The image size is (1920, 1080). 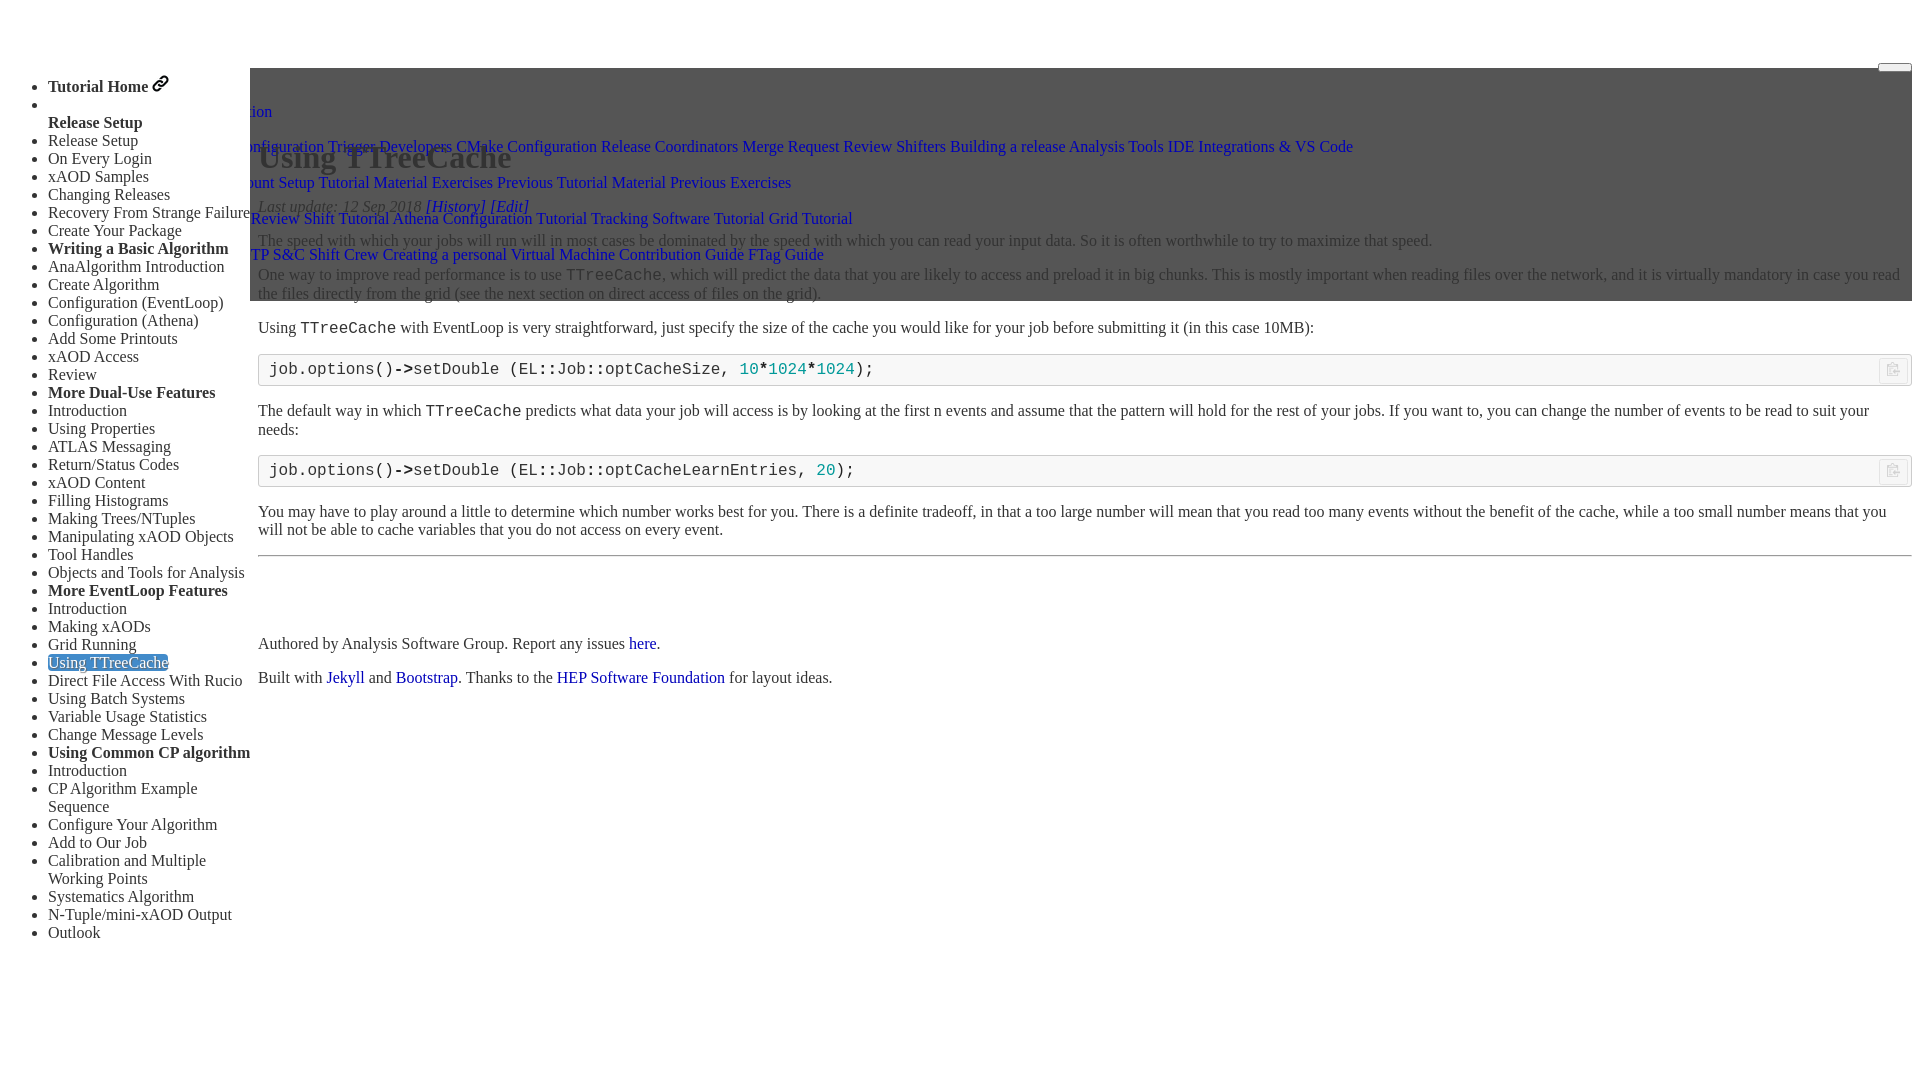 What do you see at coordinates (641, 676) in the screenshot?
I see `'HEP Software Foundation'` at bounding box center [641, 676].